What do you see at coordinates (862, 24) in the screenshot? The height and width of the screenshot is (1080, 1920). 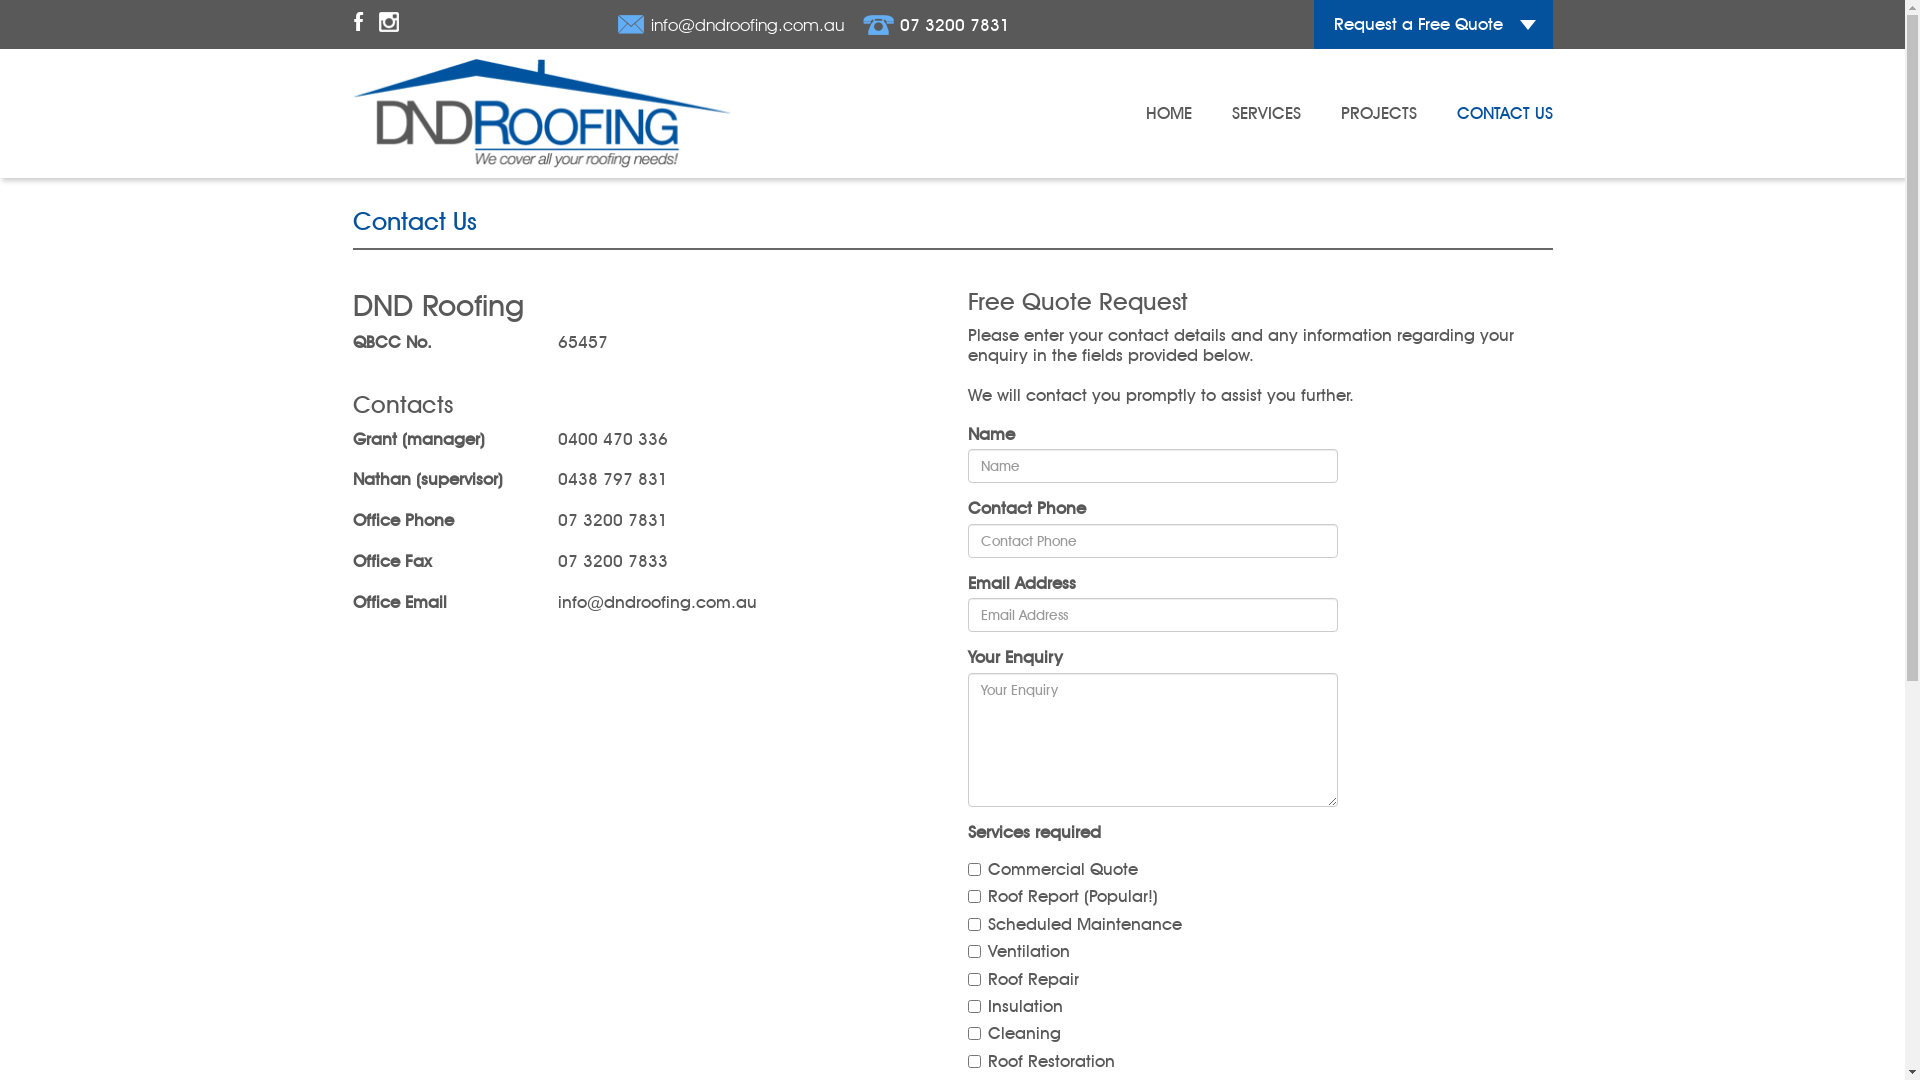 I see `'07 3200 7831'` at bounding box center [862, 24].